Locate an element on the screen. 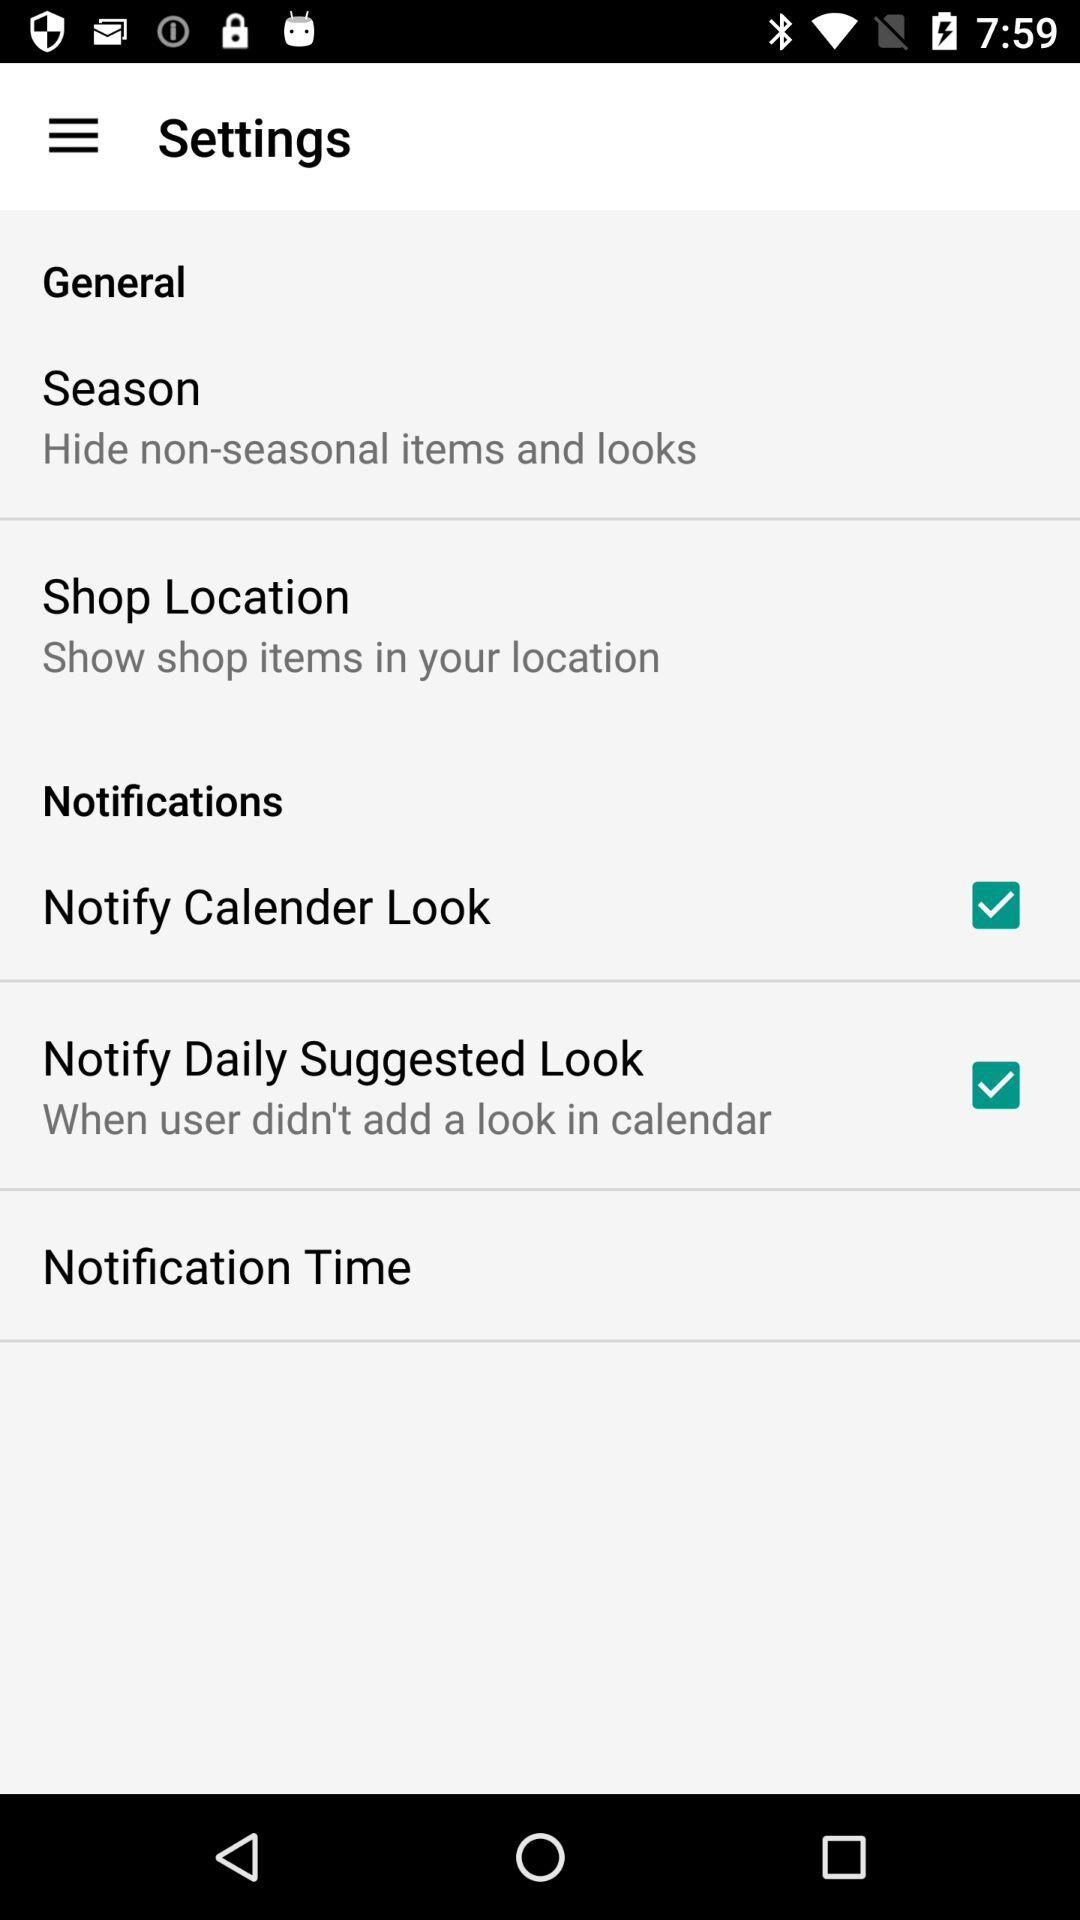 The image size is (1080, 1920). the app next to settings is located at coordinates (72, 135).